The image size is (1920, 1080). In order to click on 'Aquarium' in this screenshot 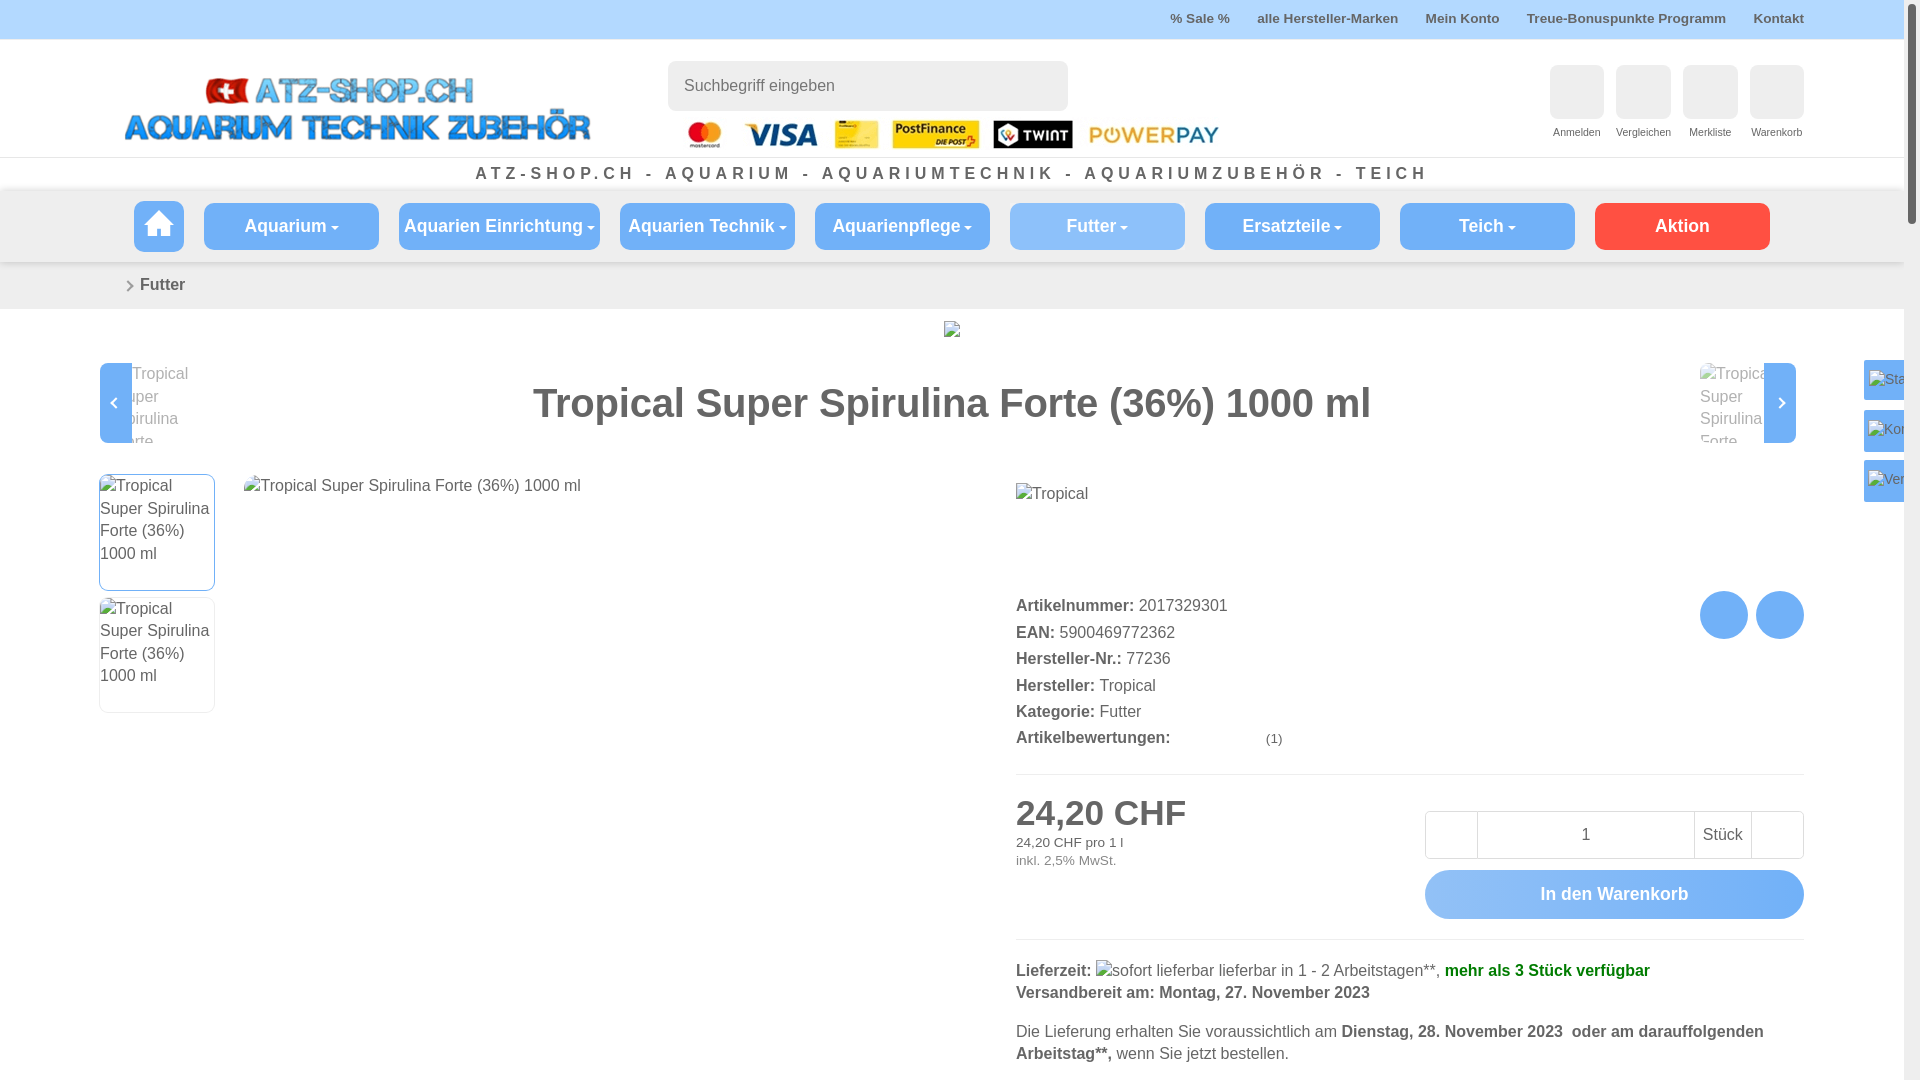, I will do `click(290, 225)`.